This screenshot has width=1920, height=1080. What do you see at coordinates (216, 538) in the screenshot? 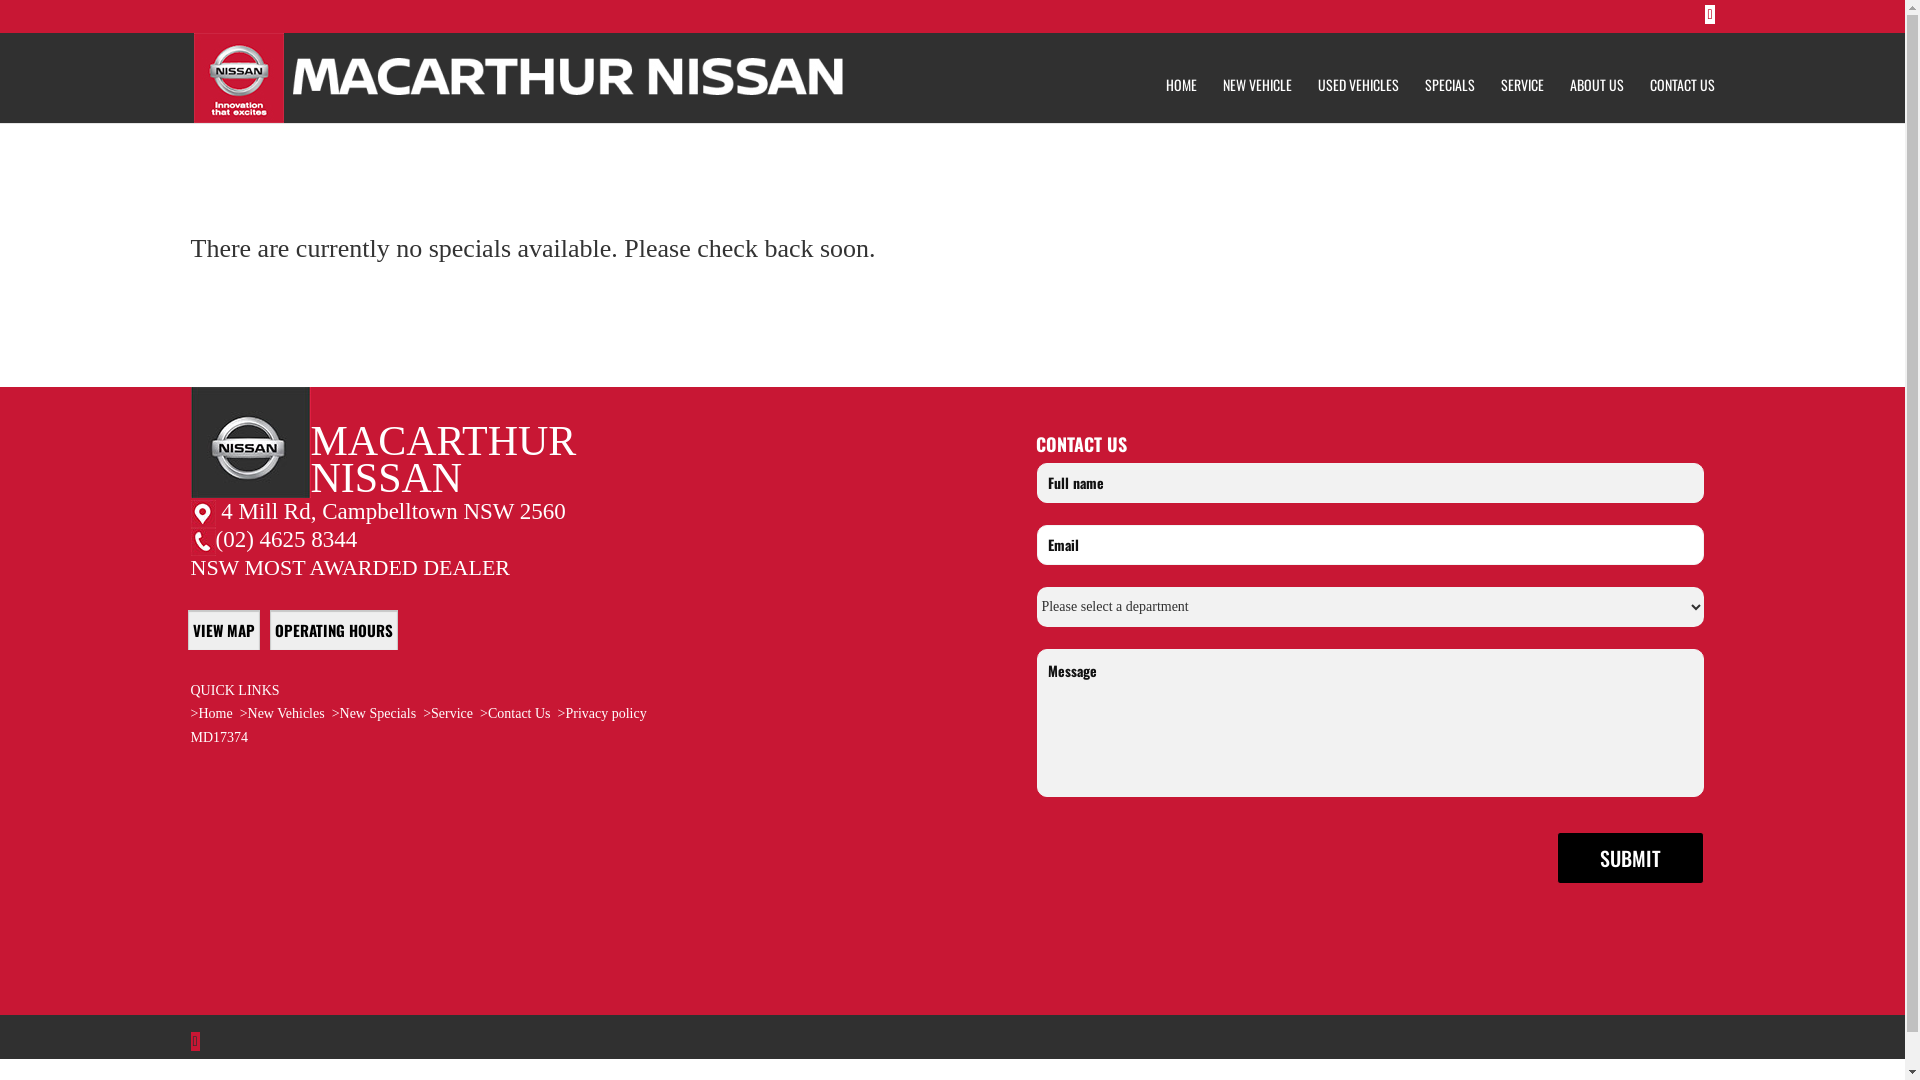
I see `'(02) 4625 8344'` at bounding box center [216, 538].